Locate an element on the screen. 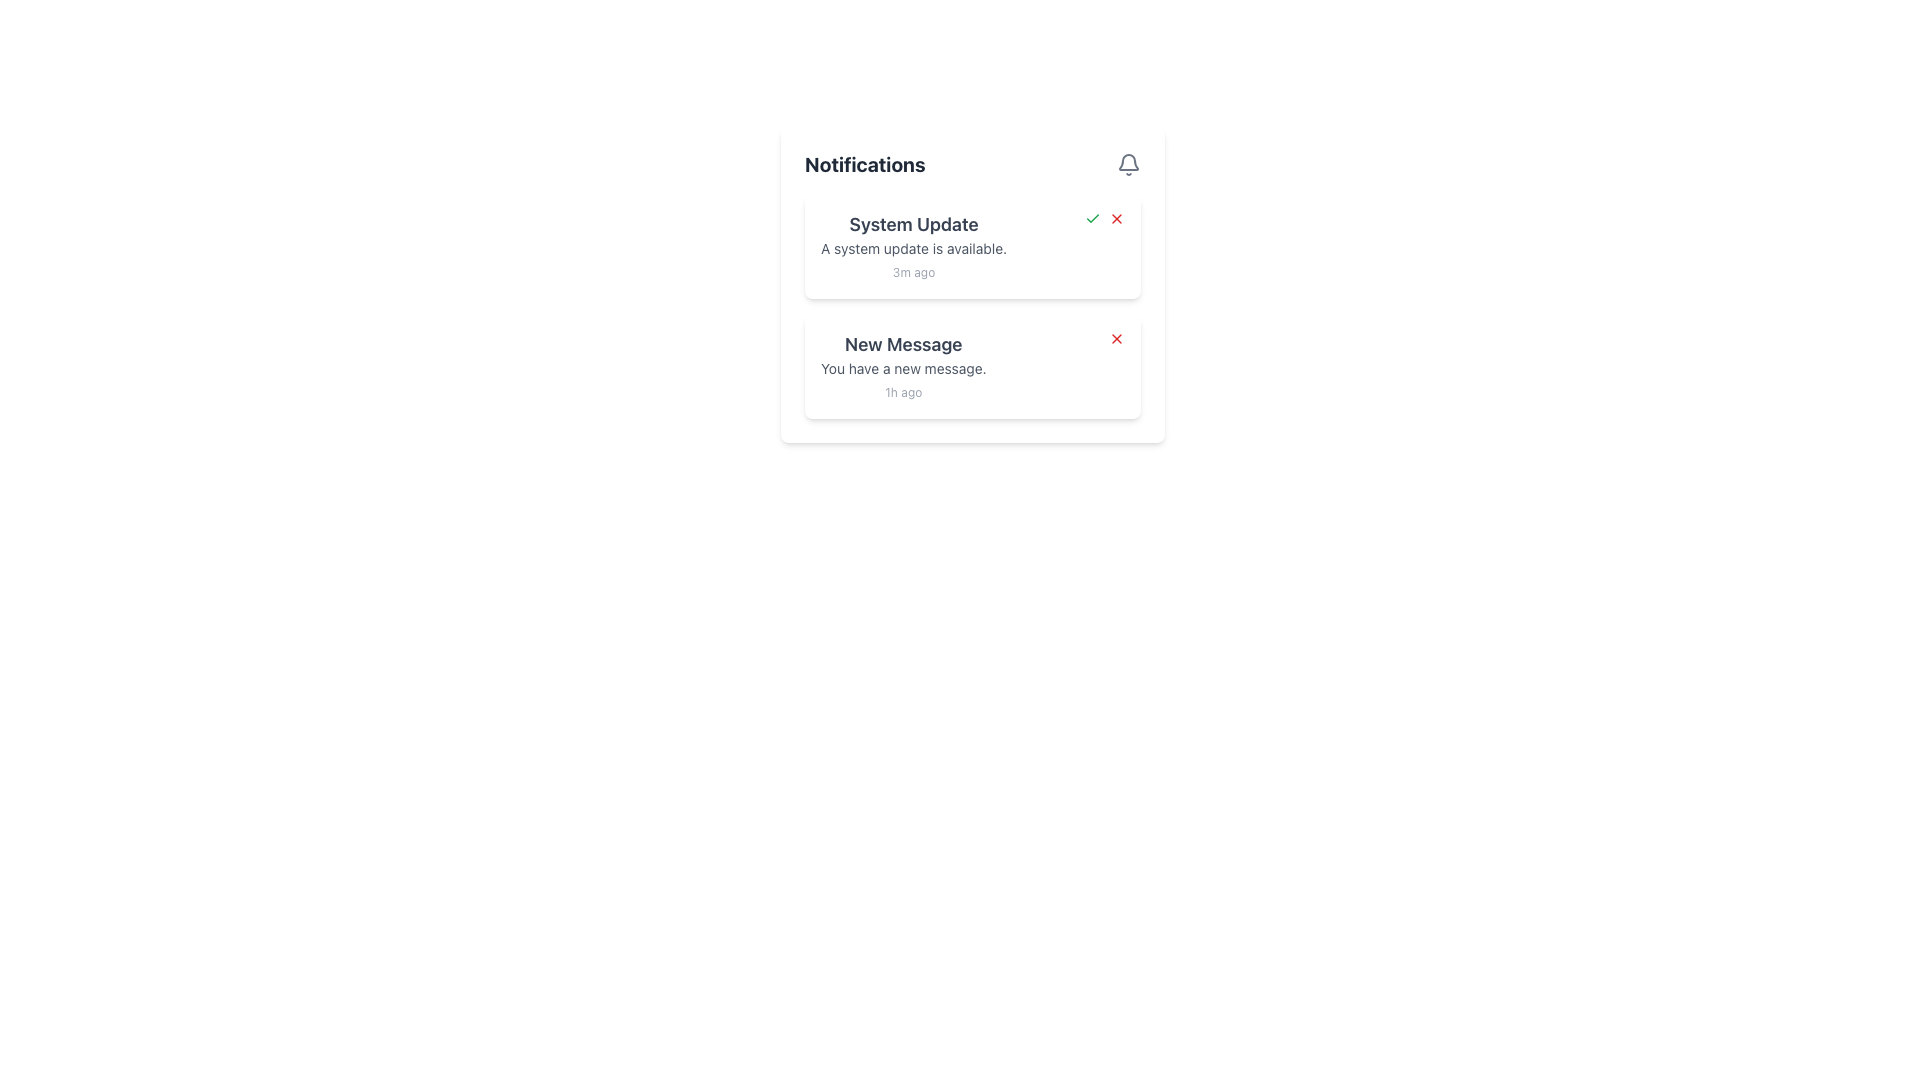 The height and width of the screenshot is (1080, 1920). the first notification entry in the notification panel, which informs the user about a recent system update, located vertically above the 'New Message' entry and adjacent to action icons on the right side is located at coordinates (913, 245).